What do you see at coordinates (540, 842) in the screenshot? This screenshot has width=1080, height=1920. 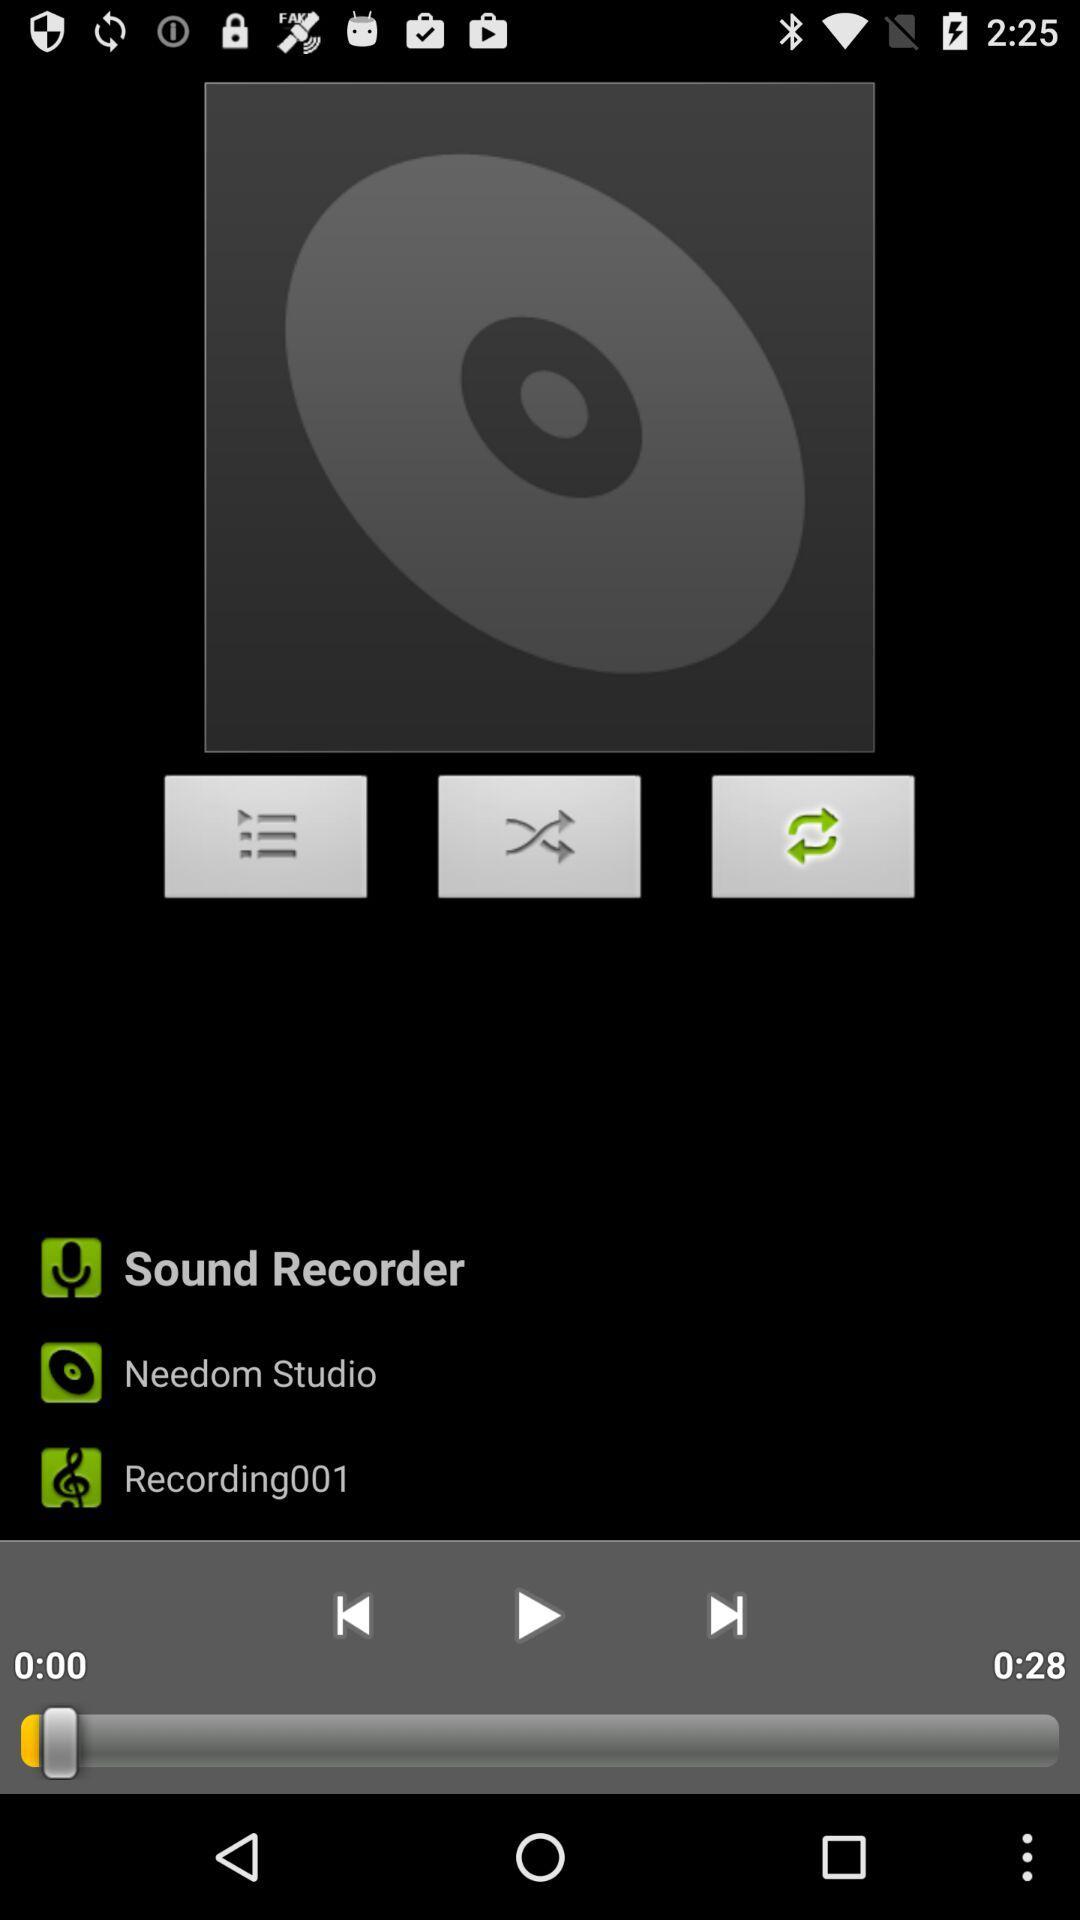 I see `the app above the sound recorder` at bounding box center [540, 842].